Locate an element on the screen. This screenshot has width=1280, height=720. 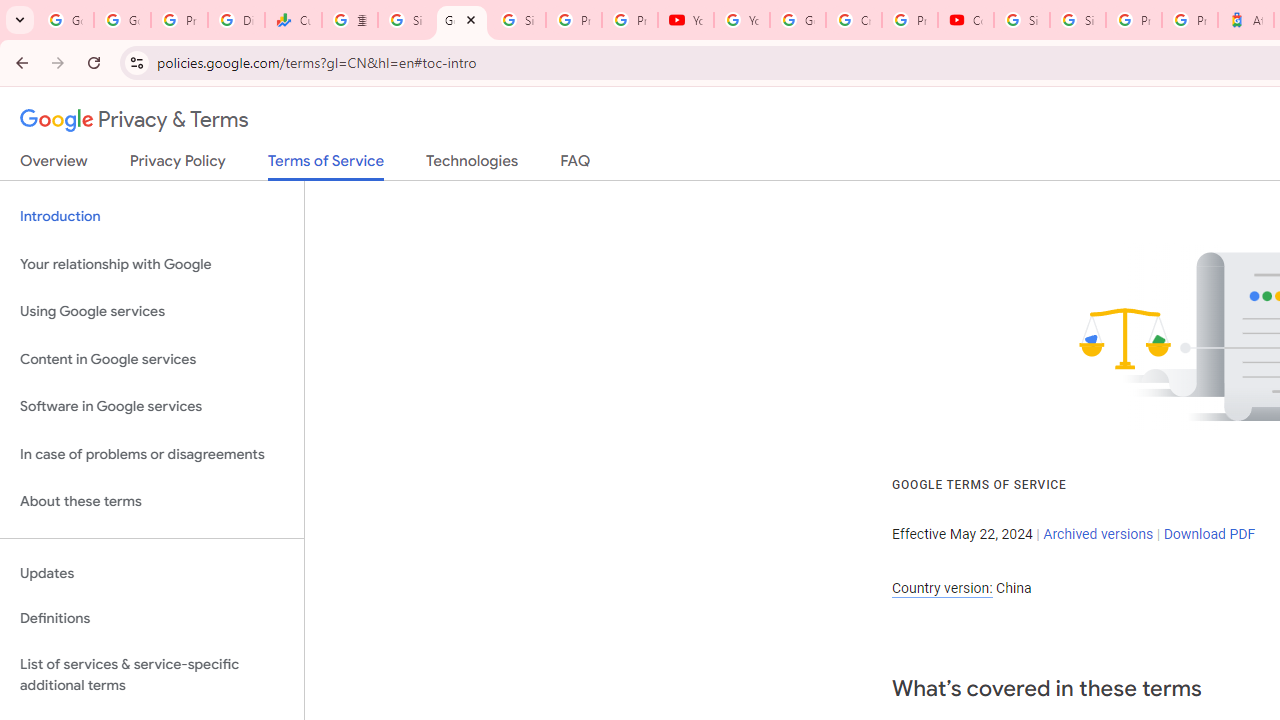
'List of services & service-specific additional terms' is located at coordinates (151, 675).